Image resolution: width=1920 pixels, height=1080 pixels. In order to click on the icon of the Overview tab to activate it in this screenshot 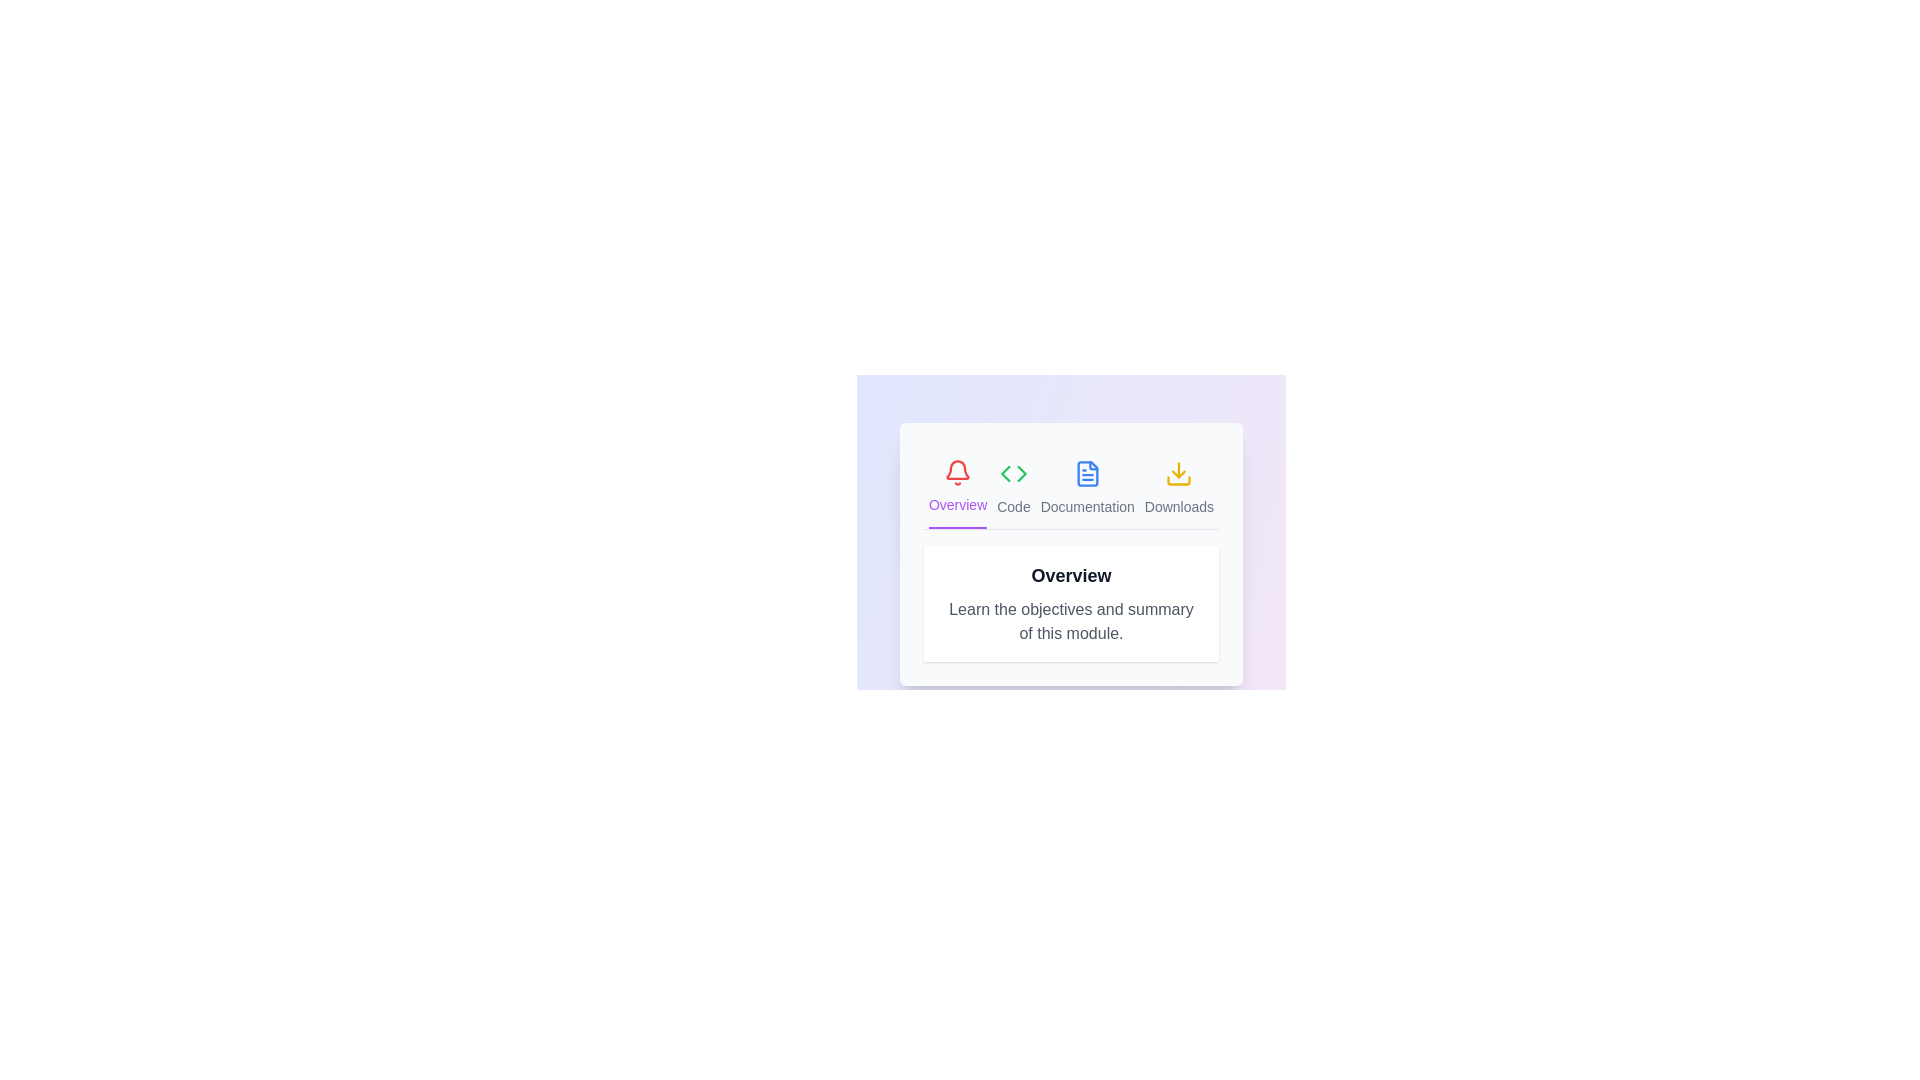, I will do `click(957, 488)`.